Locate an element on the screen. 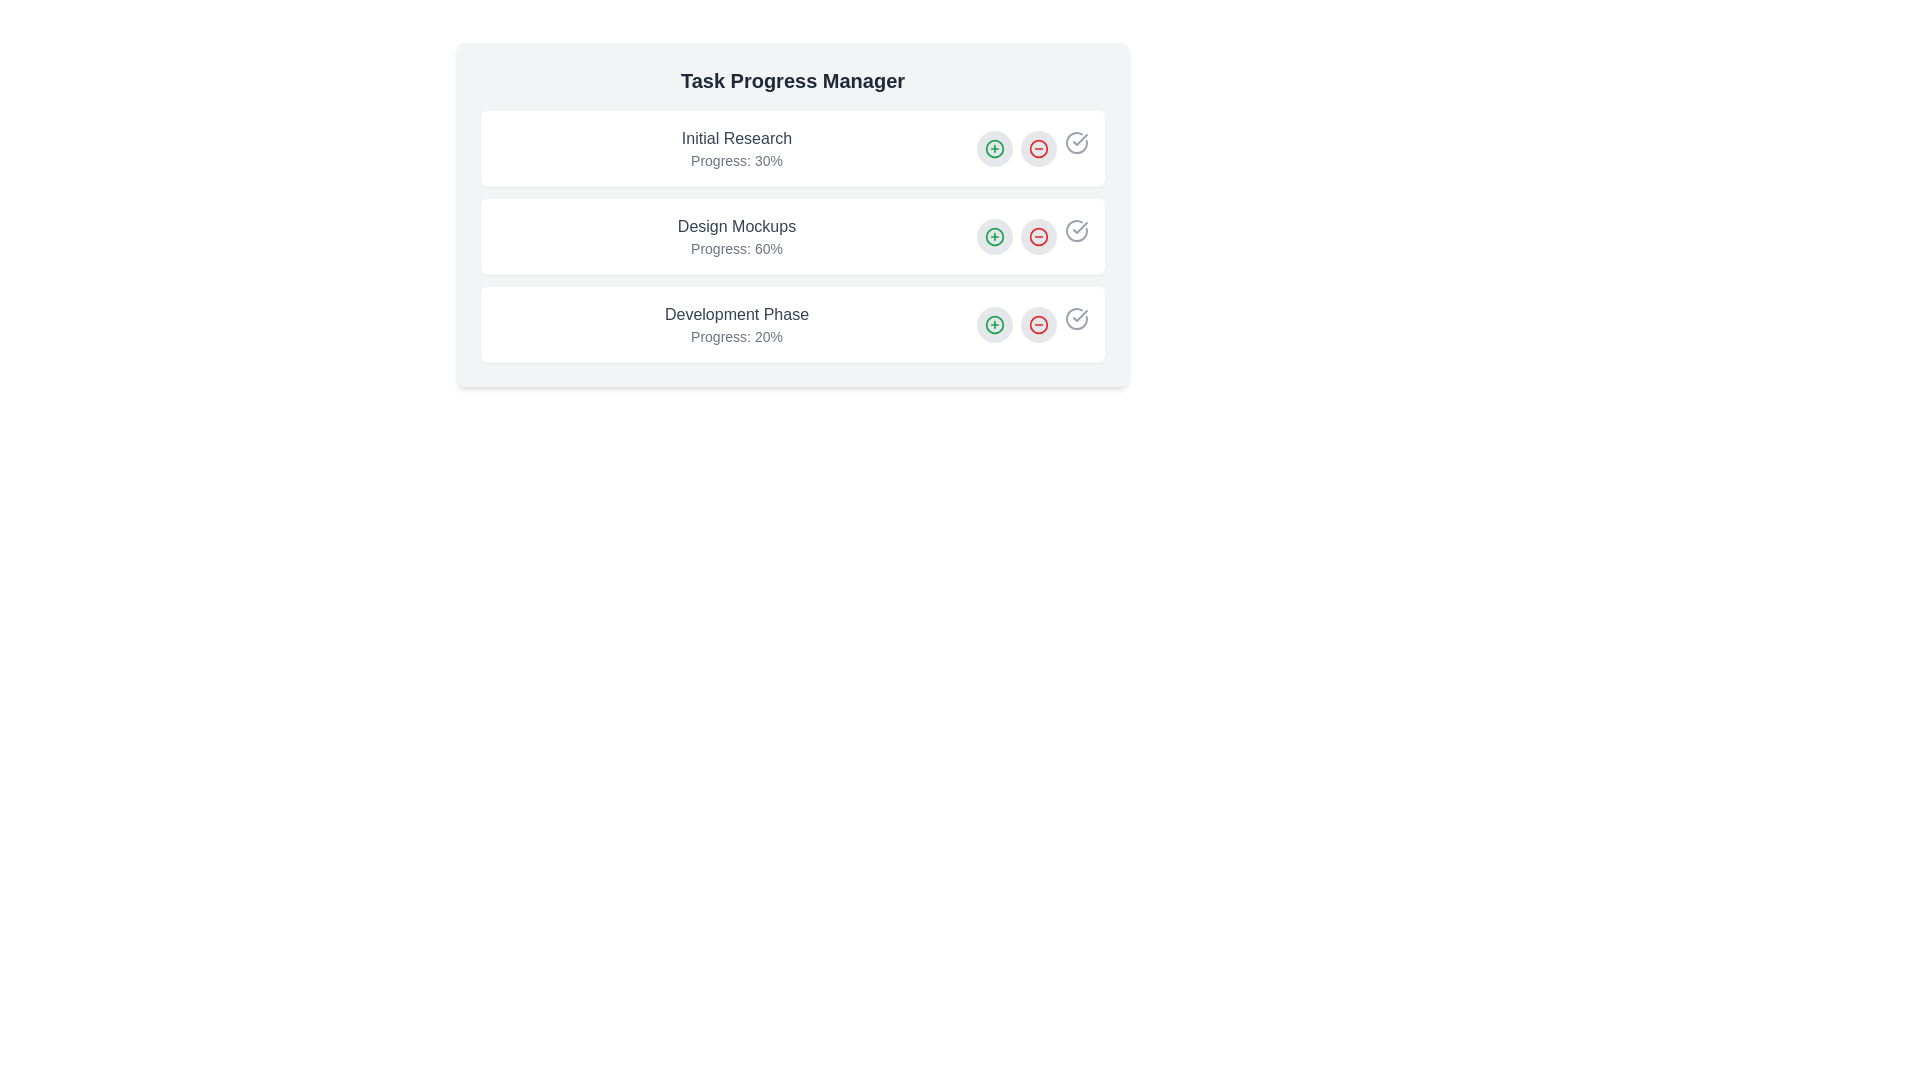 Image resolution: width=1920 pixels, height=1080 pixels. the circular red icon with a minus symbol located in the third column of the 'Design Mockups' row in the 'Task Progress Manager' is located at coordinates (1038, 235).